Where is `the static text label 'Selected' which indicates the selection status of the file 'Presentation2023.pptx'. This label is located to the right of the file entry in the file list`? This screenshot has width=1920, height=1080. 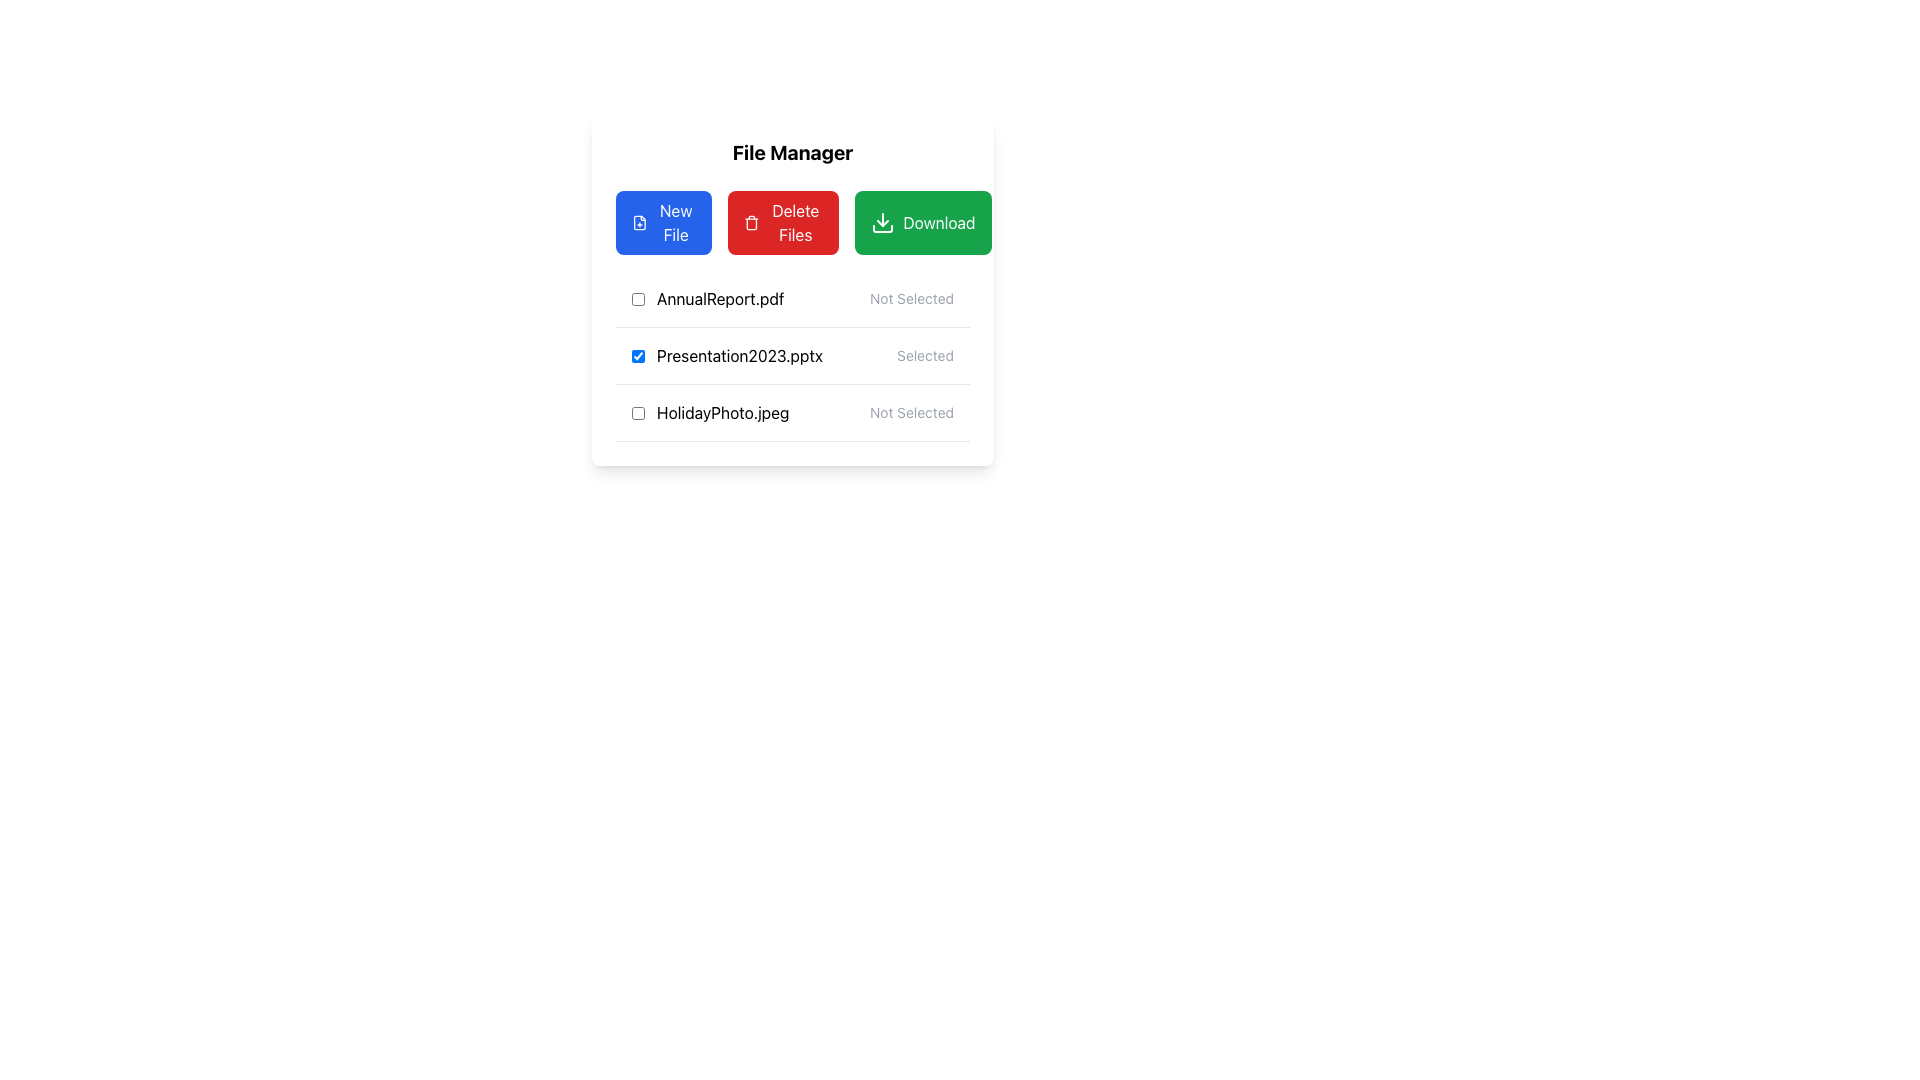
the static text label 'Selected' which indicates the selection status of the file 'Presentation2023.pptx'. This label is located to the right of the file entry in the file list is located at coordinates (924, 354).